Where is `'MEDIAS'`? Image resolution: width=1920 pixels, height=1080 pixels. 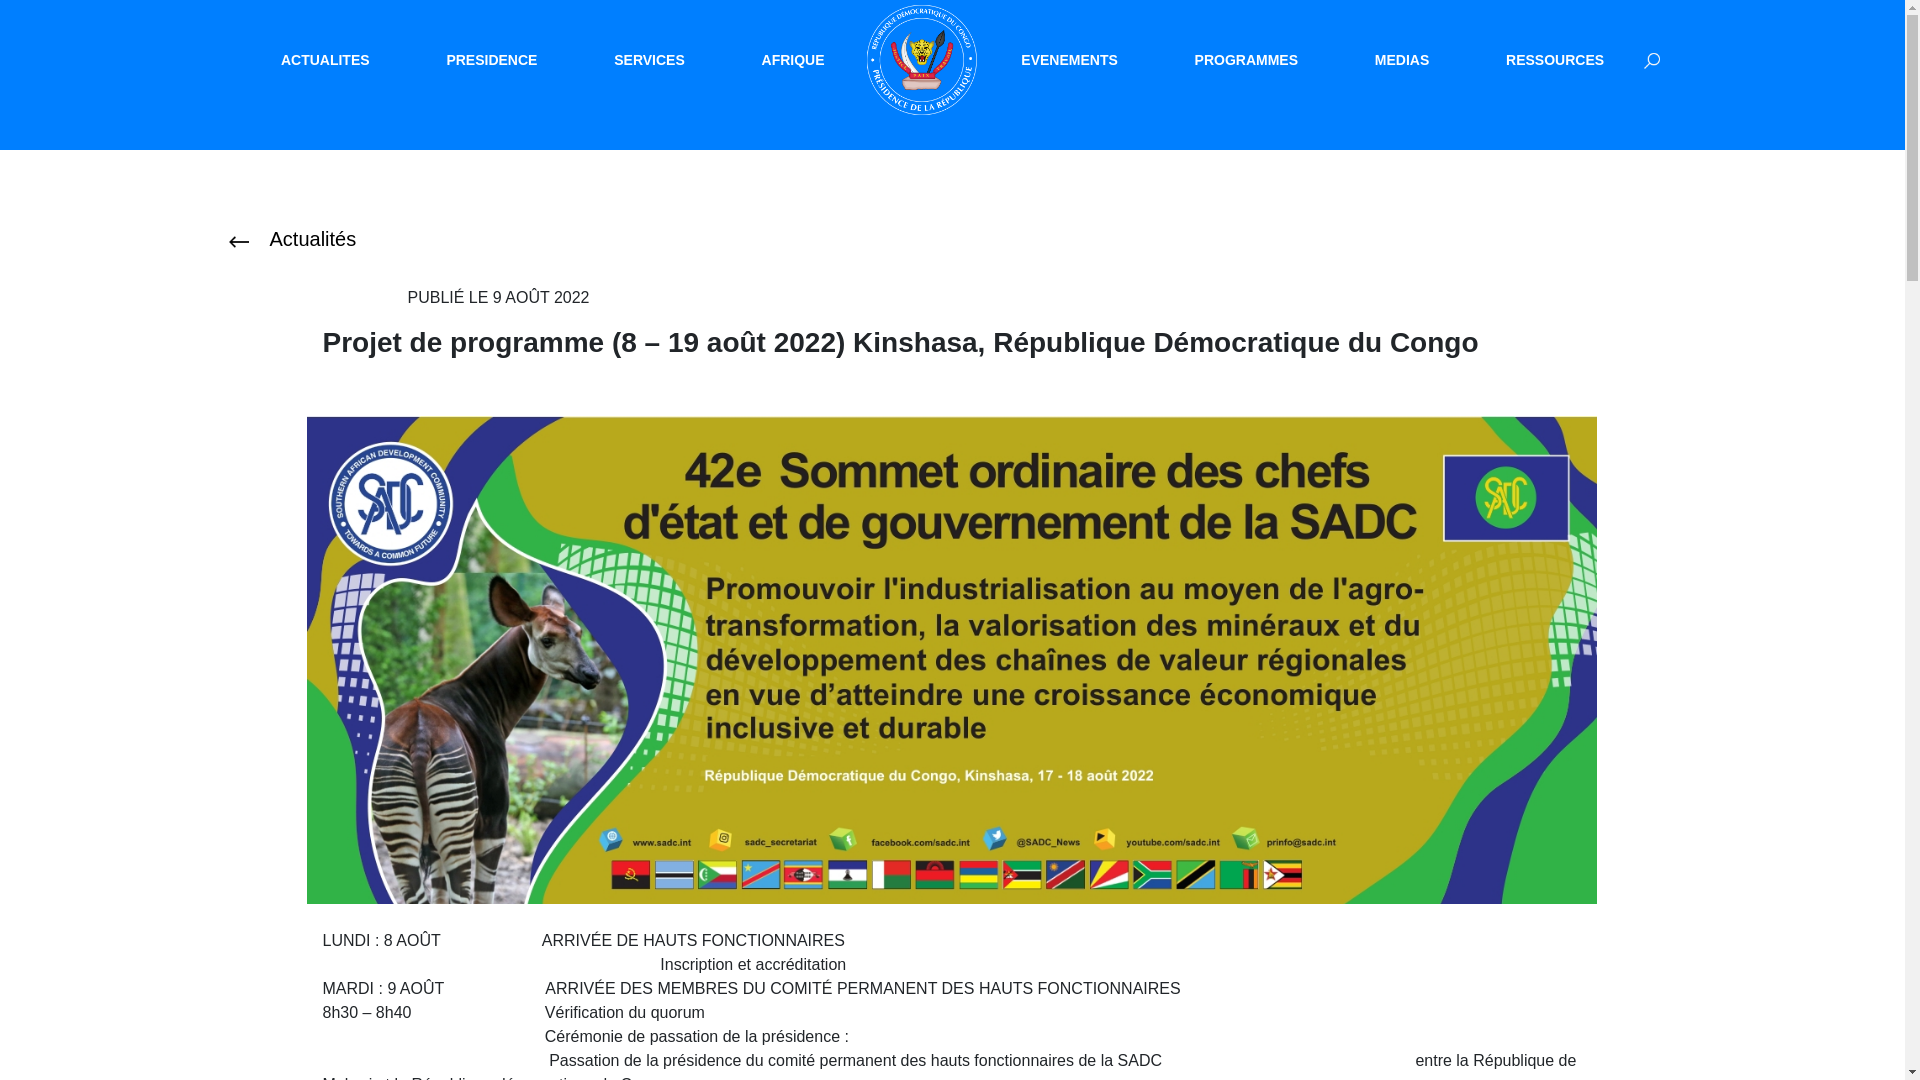 'MEDIAS' is located at coordinates (1373, 59).